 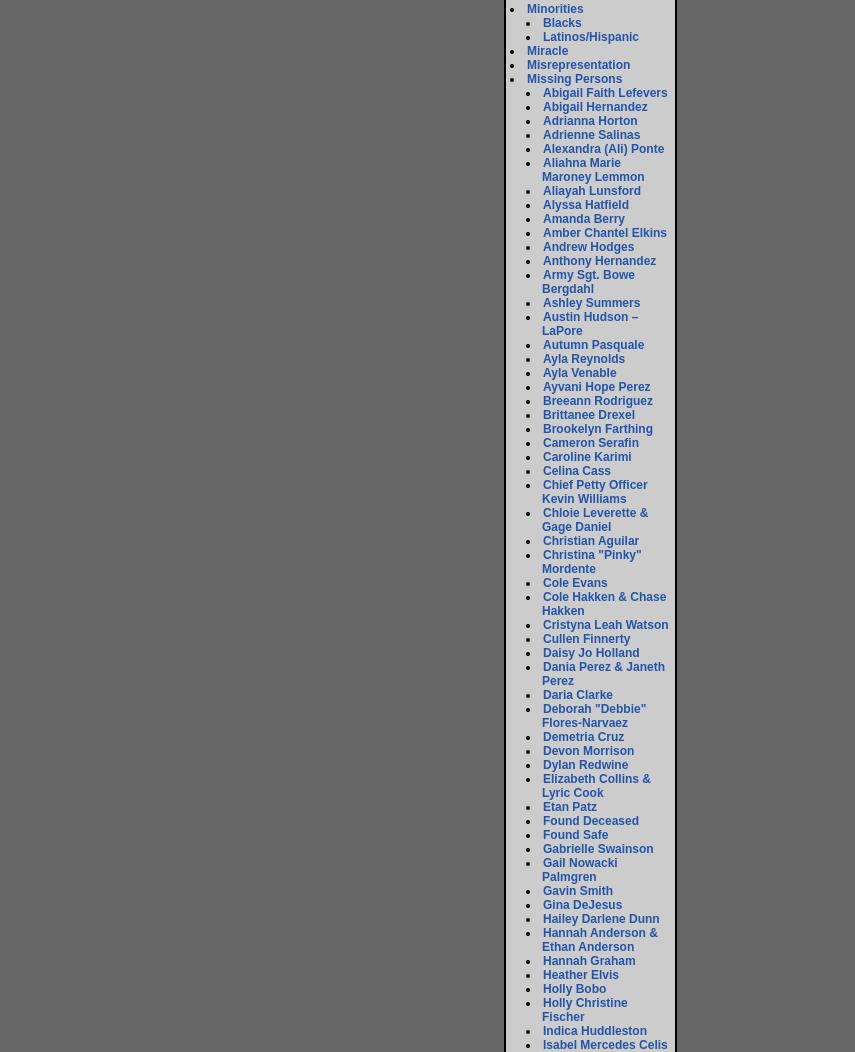 I want to click on 'Brittanee Drexel', so click(x=543, y=414).